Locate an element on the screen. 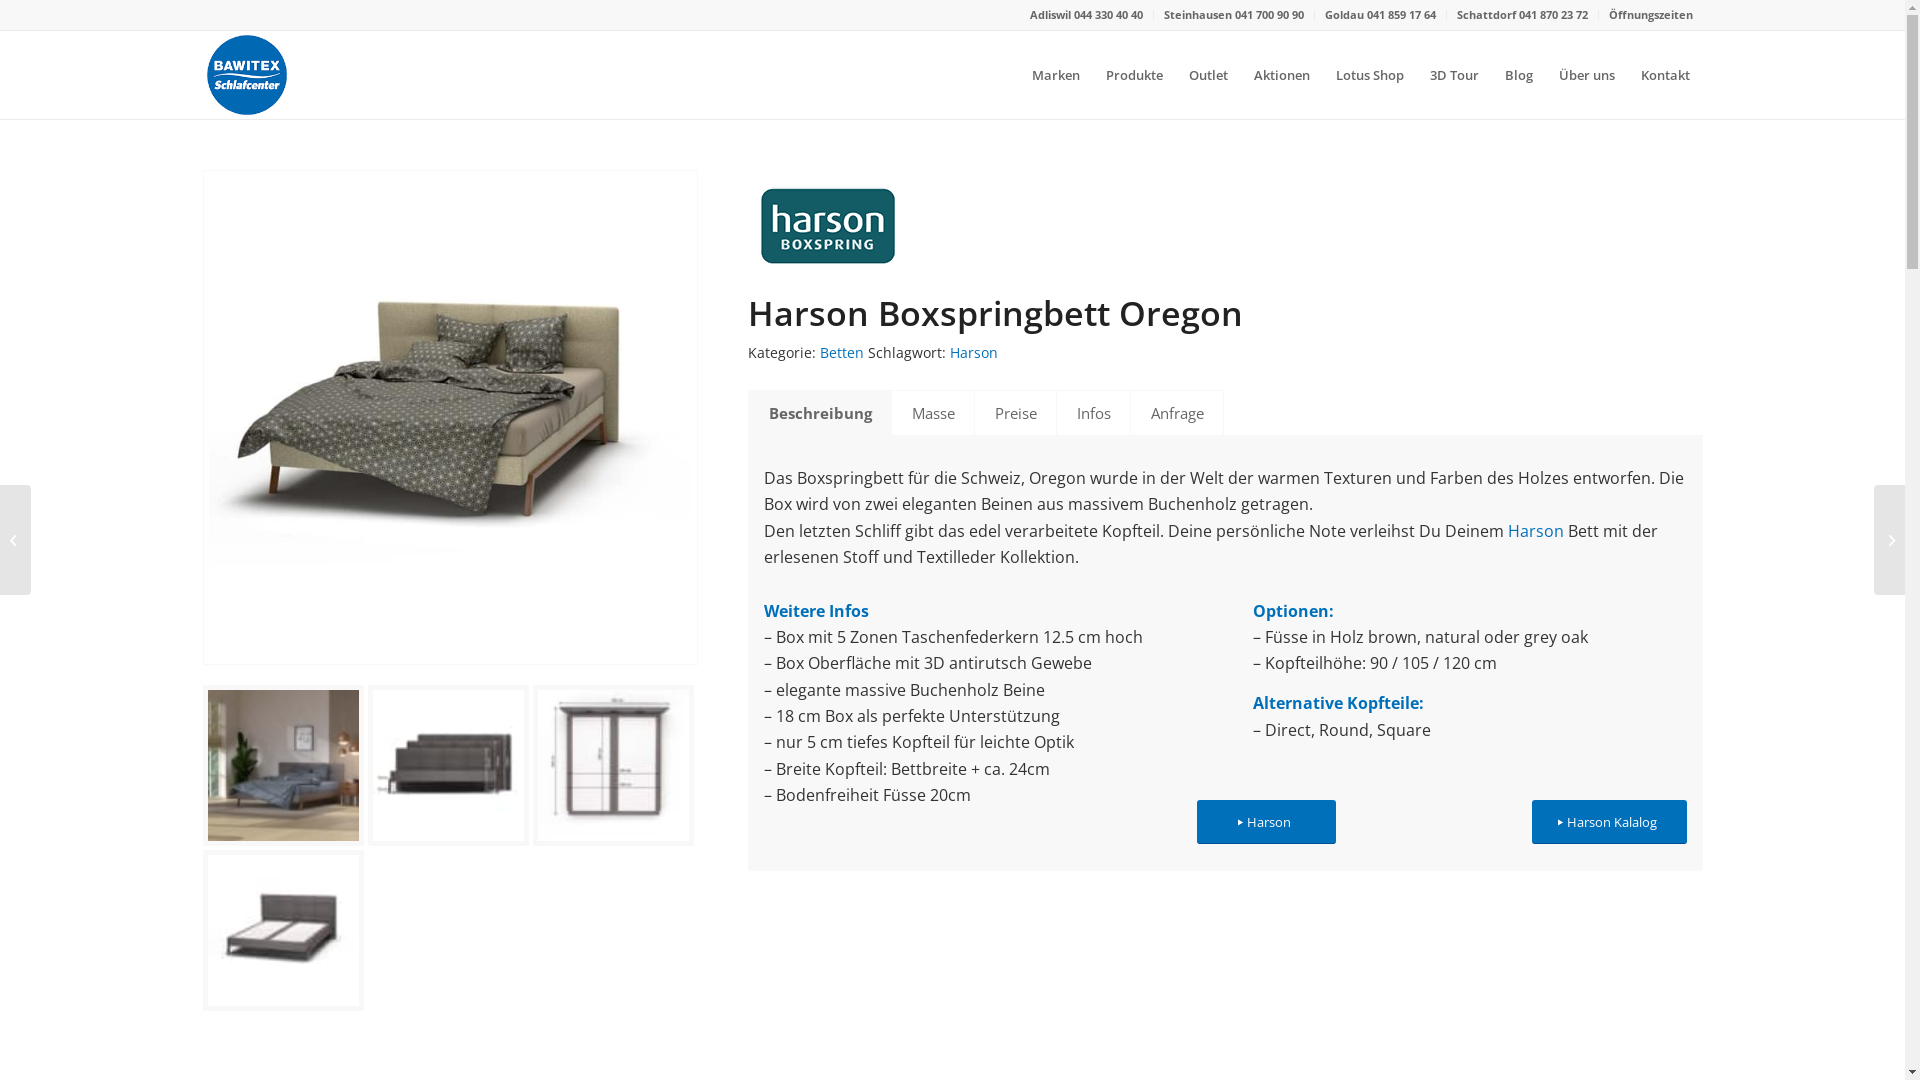 This screenshot has width=1920, height=1080. 'Infos' is located at coordinates (1092, 411).